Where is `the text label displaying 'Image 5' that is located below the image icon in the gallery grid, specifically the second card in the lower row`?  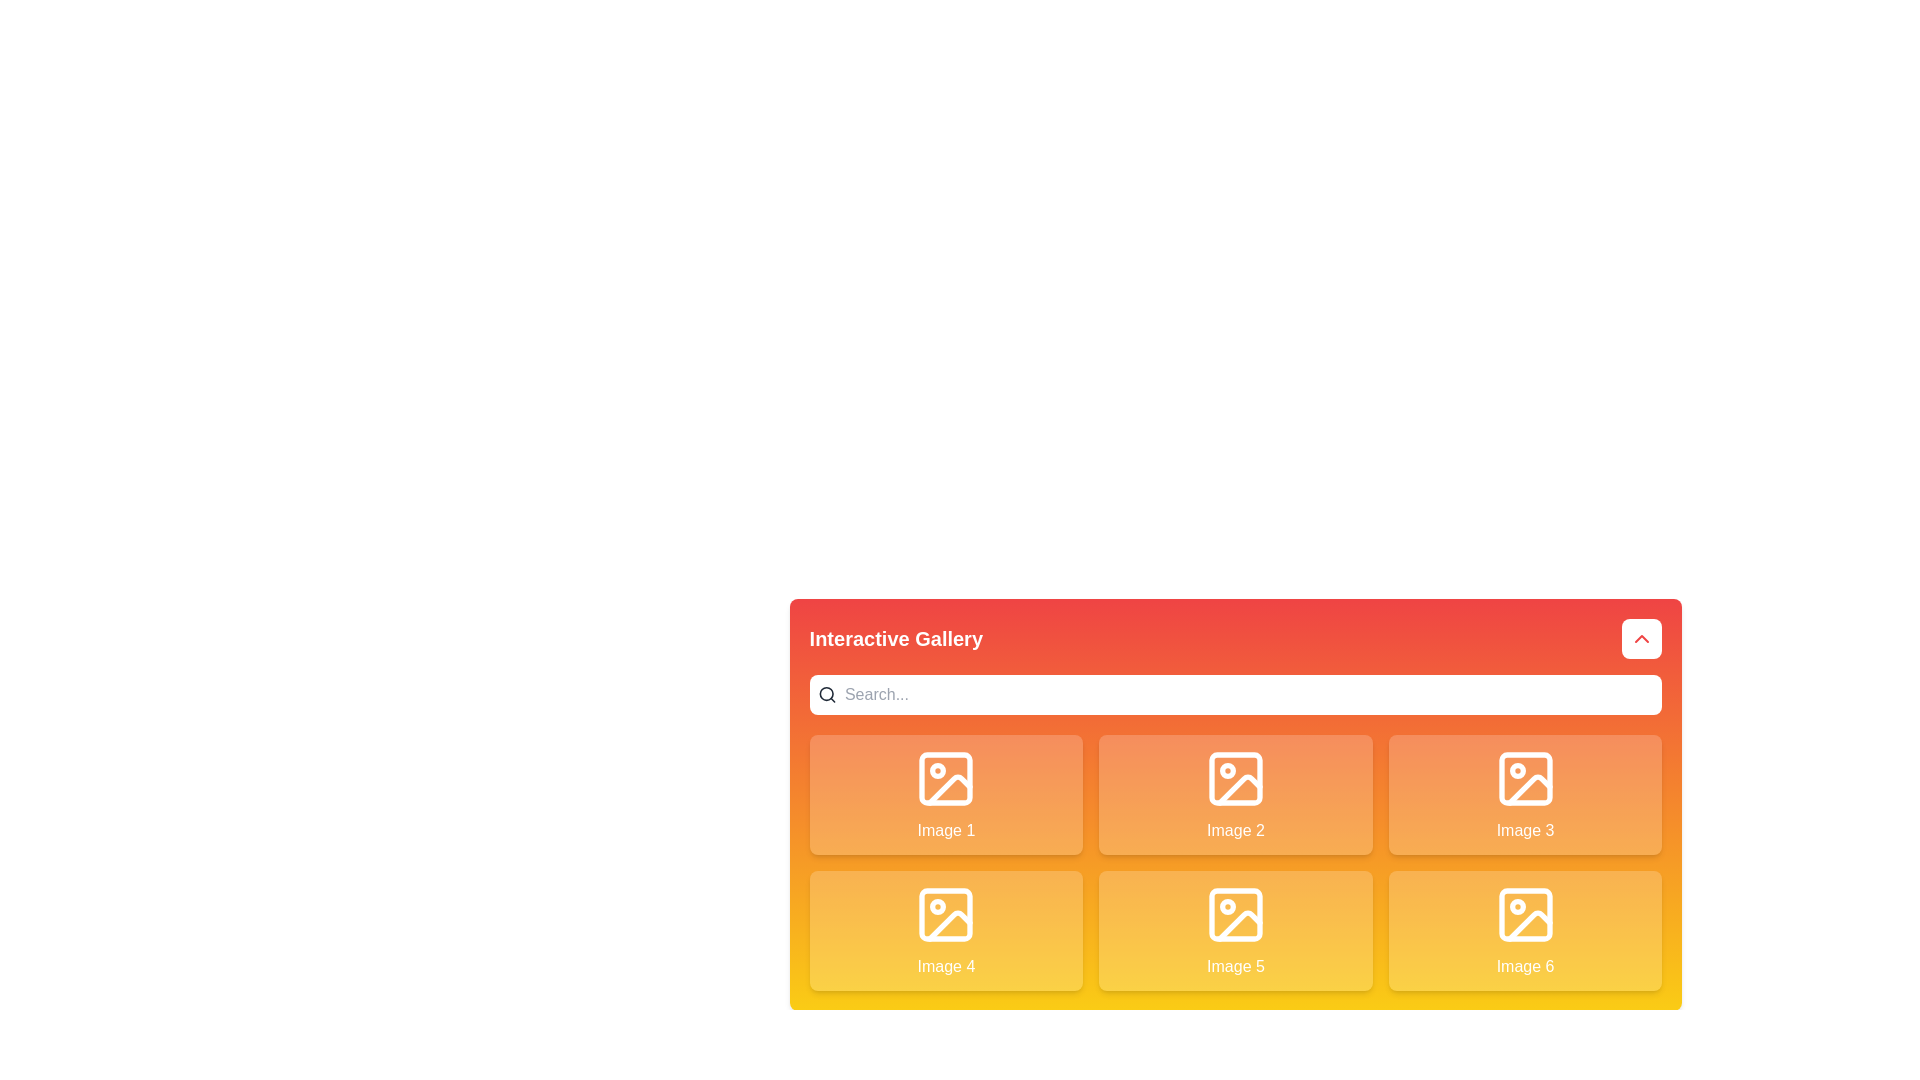
the text label displaying 'Image 5' that is located below the image icon in the gallery grid, specifically the second card in the lower row is located at coordinates (1234, 966).